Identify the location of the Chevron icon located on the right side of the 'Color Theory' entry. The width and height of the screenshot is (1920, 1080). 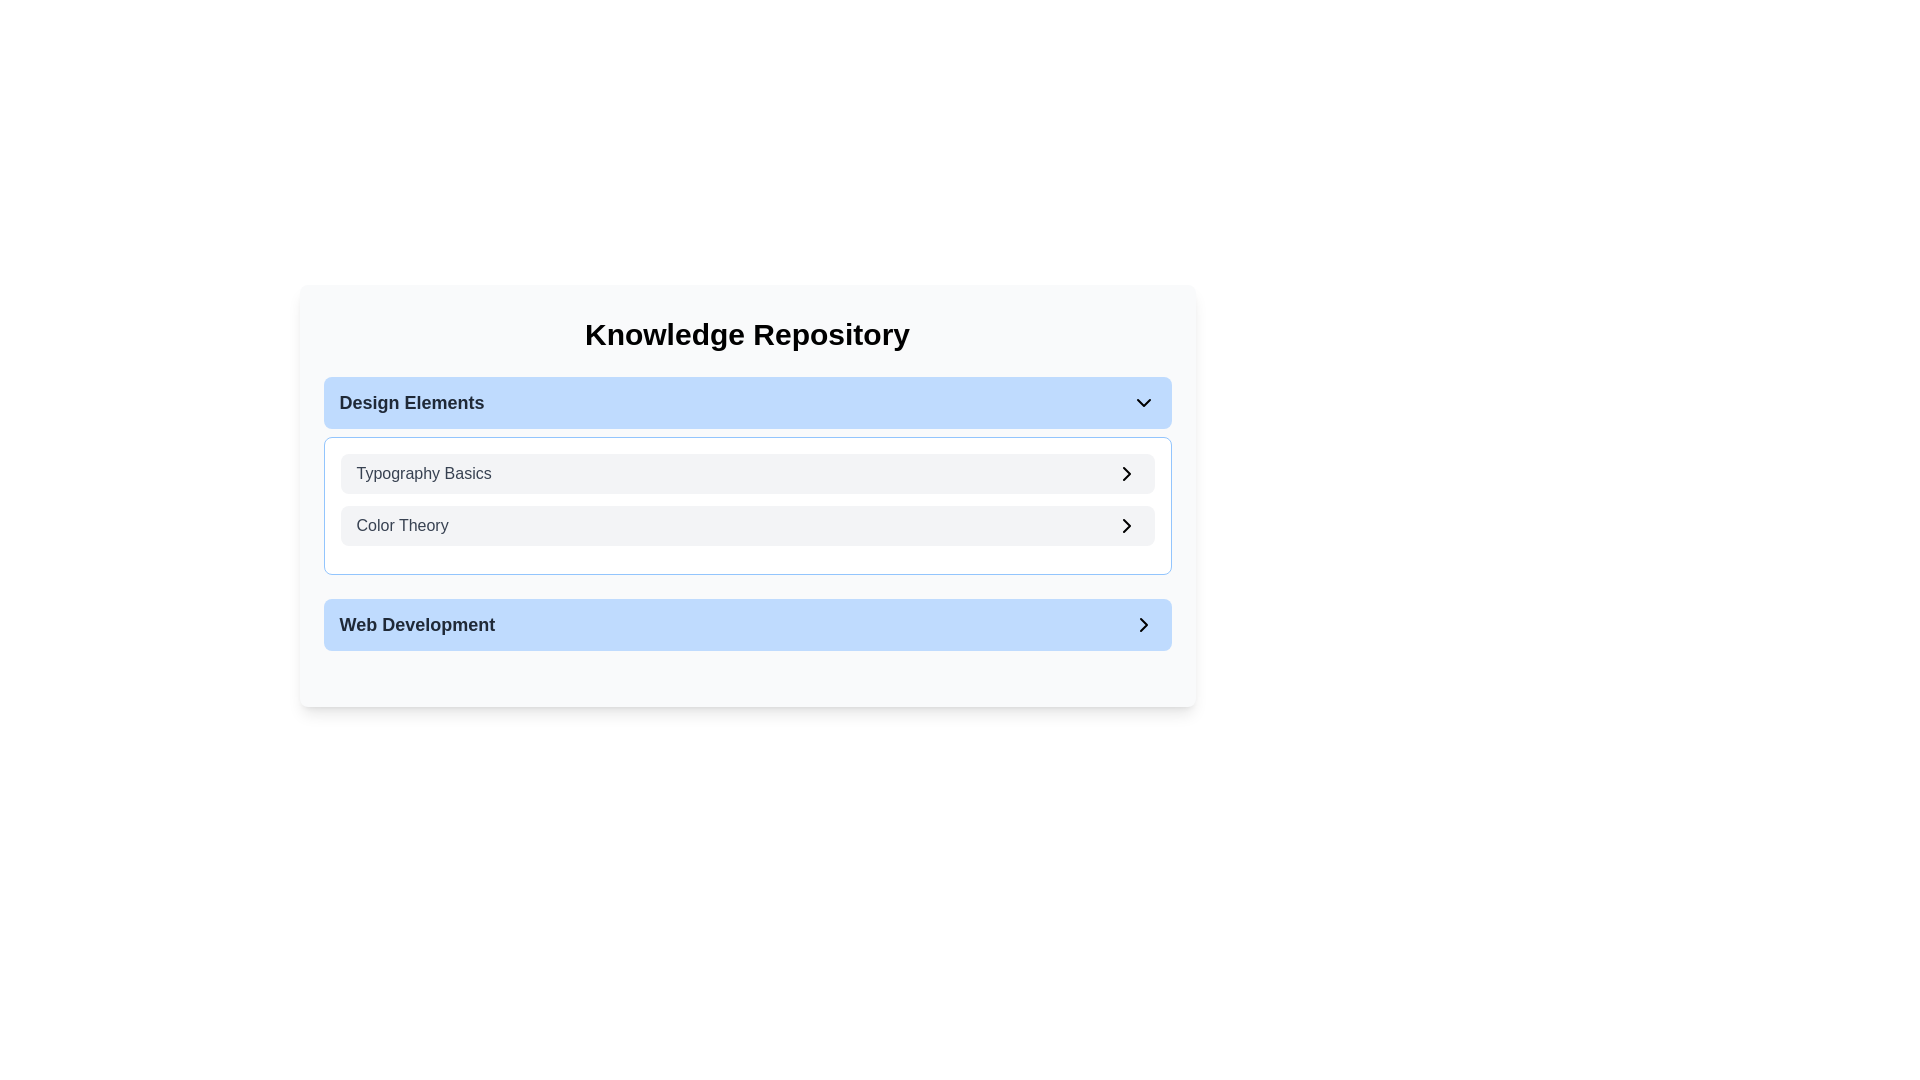
(1126, 524).